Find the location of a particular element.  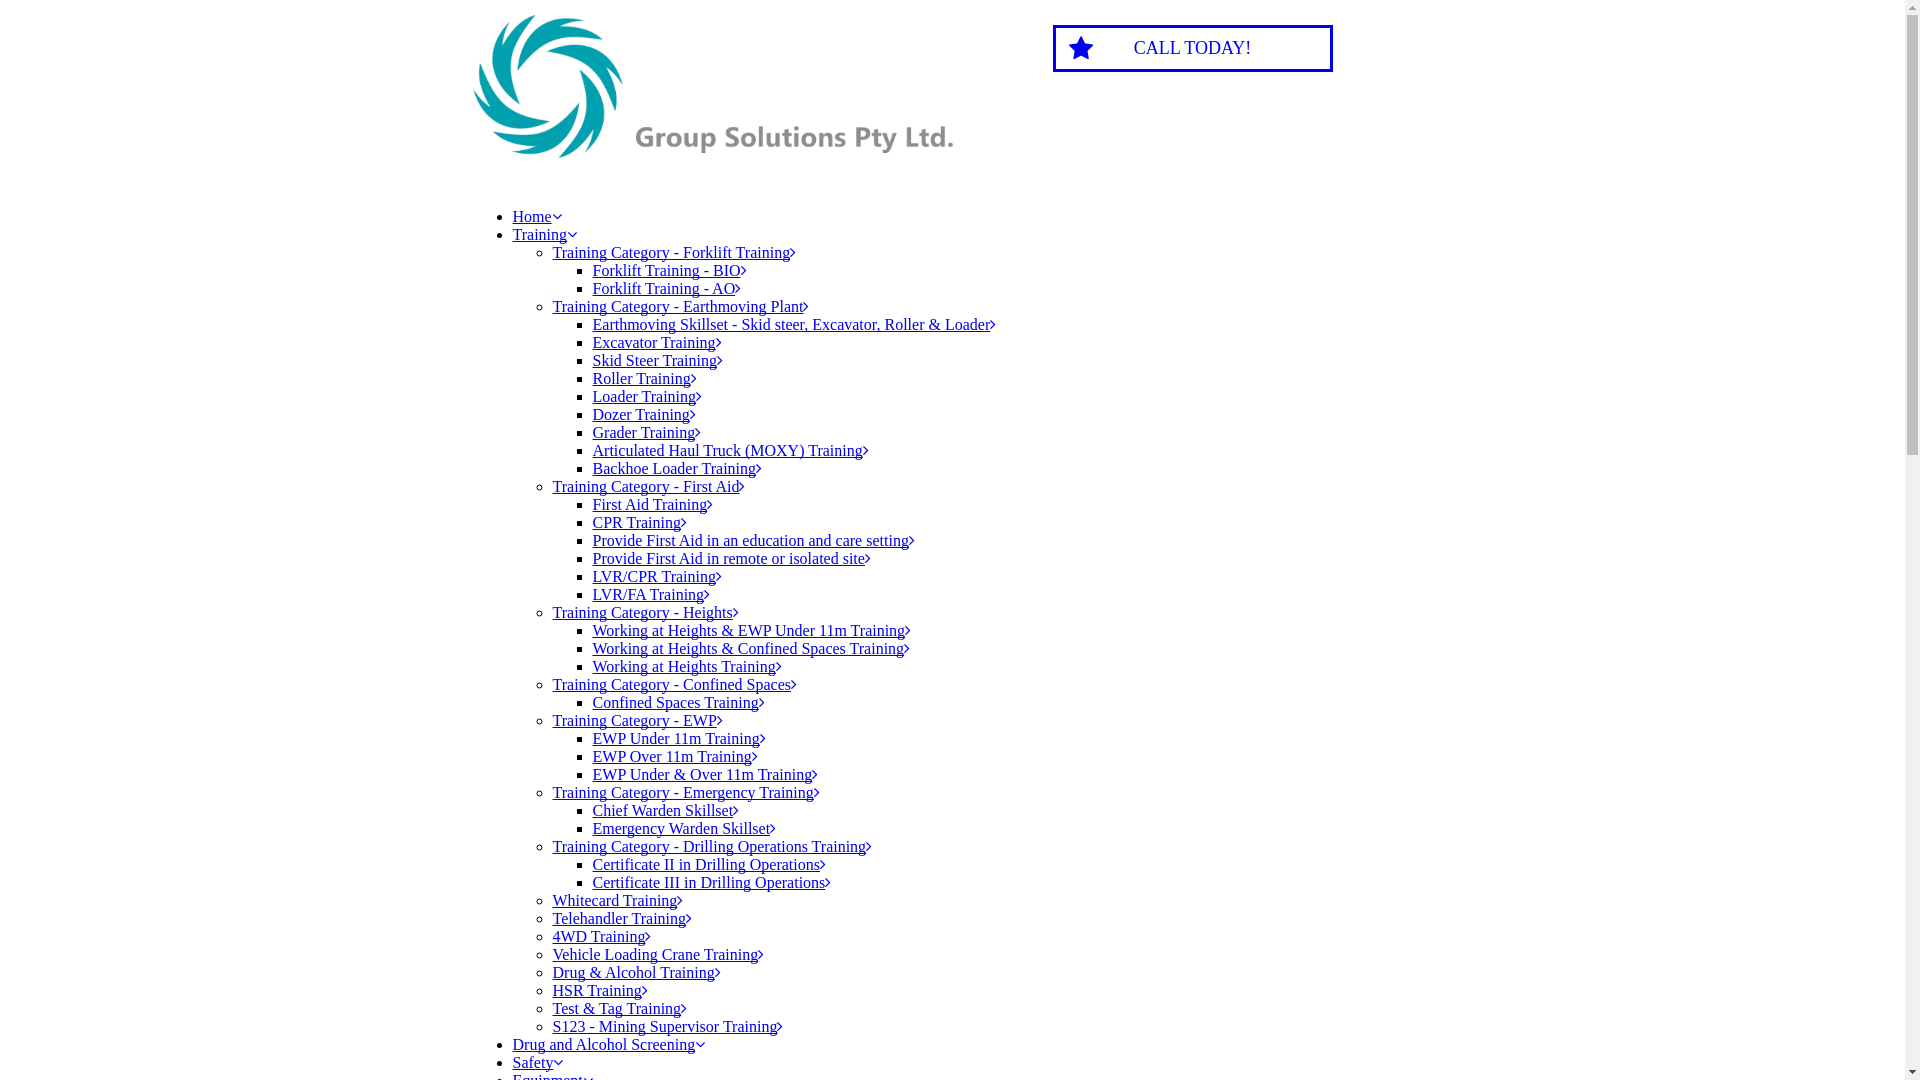

'4WD Training' is located at coordinates (600, 936).